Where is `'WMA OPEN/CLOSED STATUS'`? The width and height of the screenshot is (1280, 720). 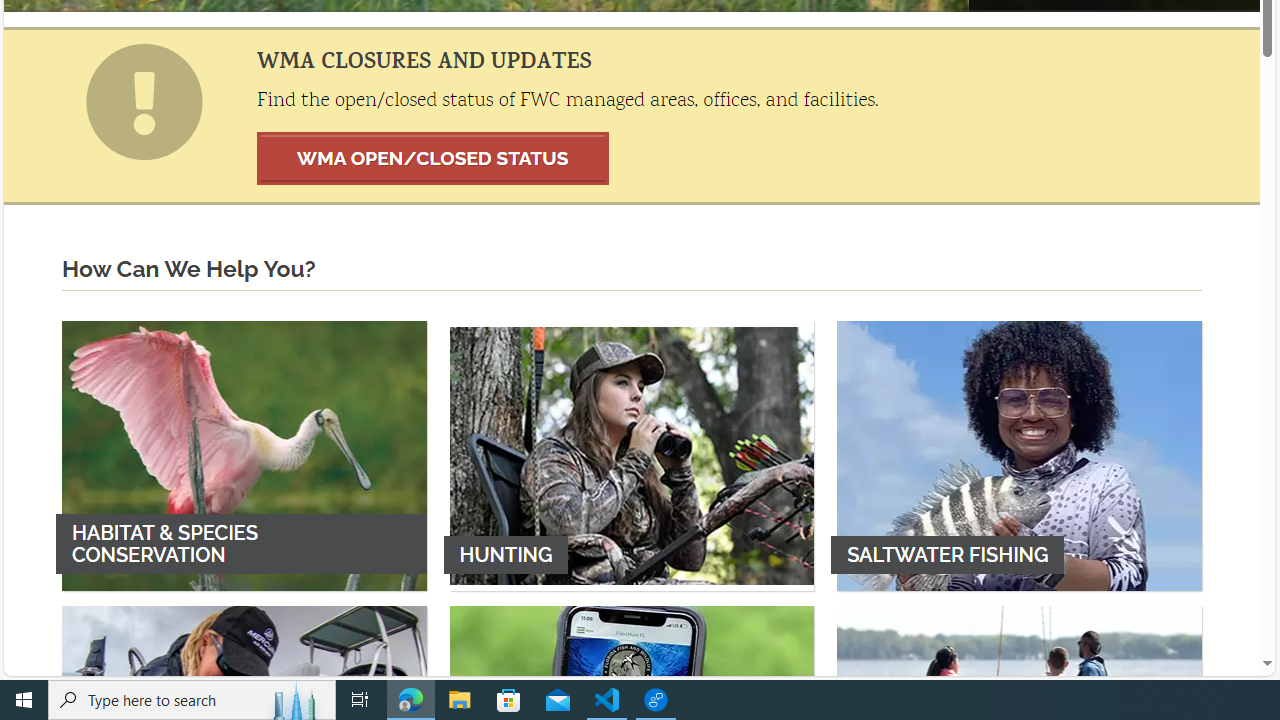
'WMA OPEN/CLOSED STATUS' is located at coordinates (432, 157).